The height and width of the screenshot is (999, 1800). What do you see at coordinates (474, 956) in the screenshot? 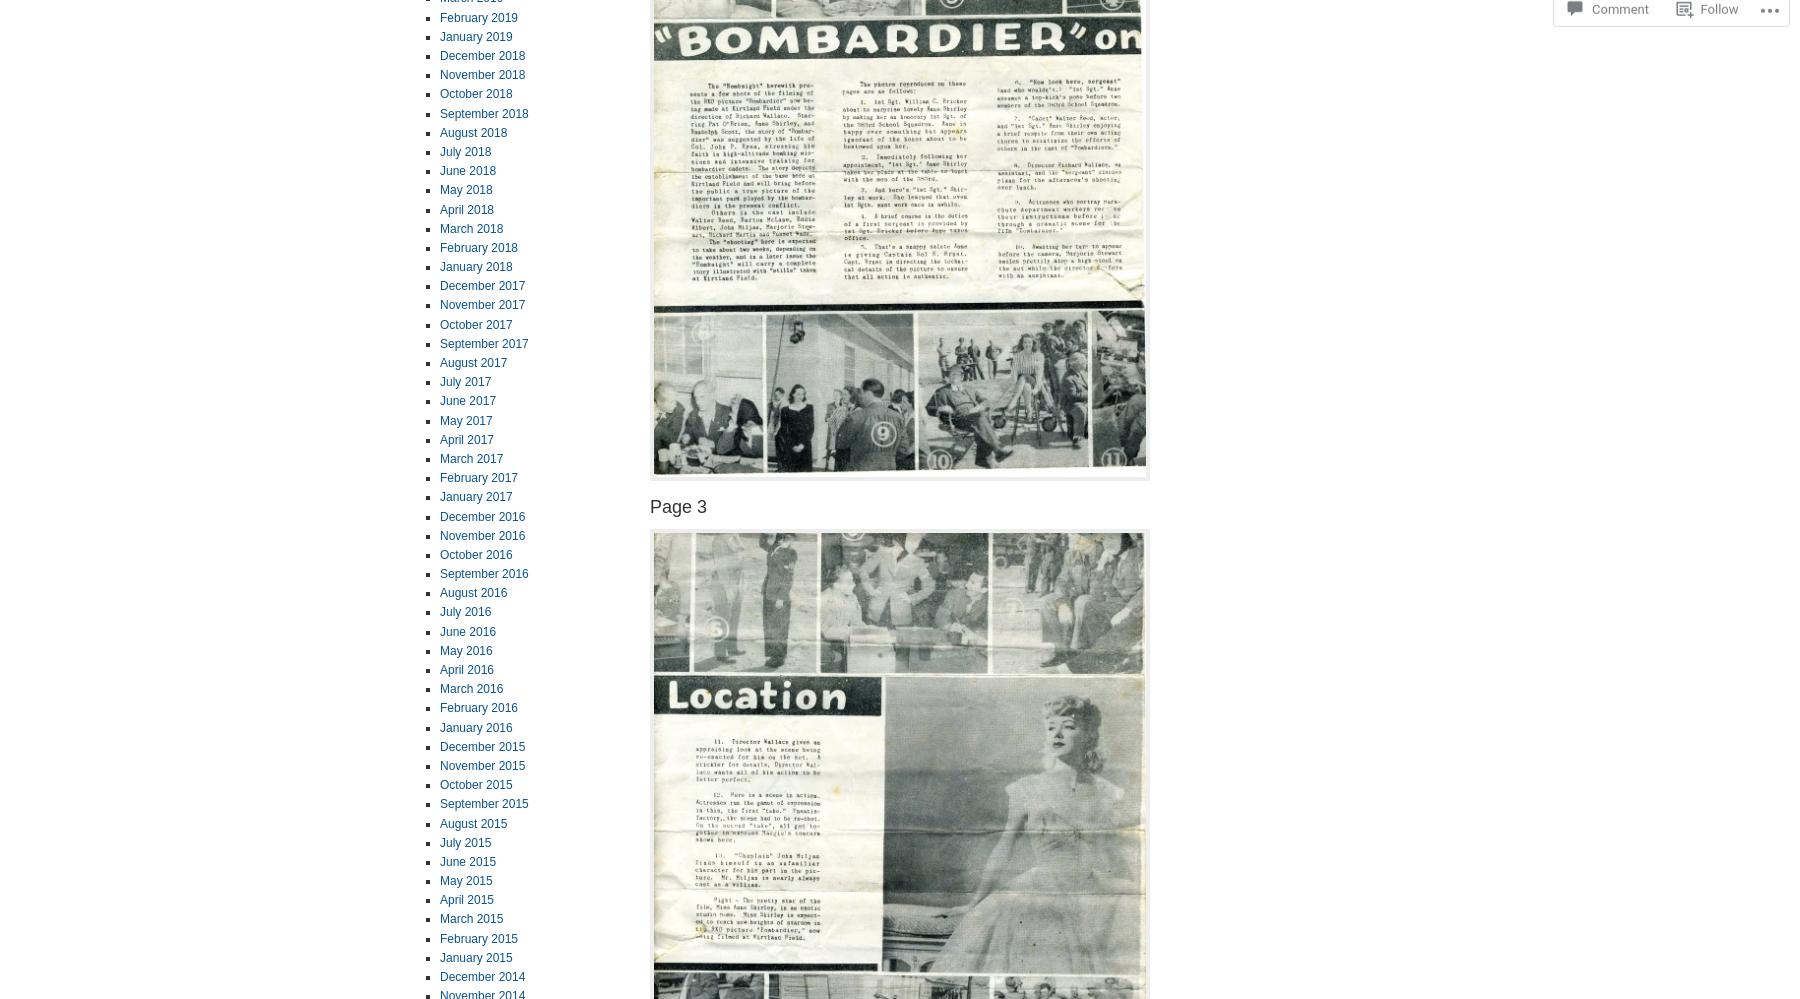
I see `'January 2015'` at bounding box center [474, 956].